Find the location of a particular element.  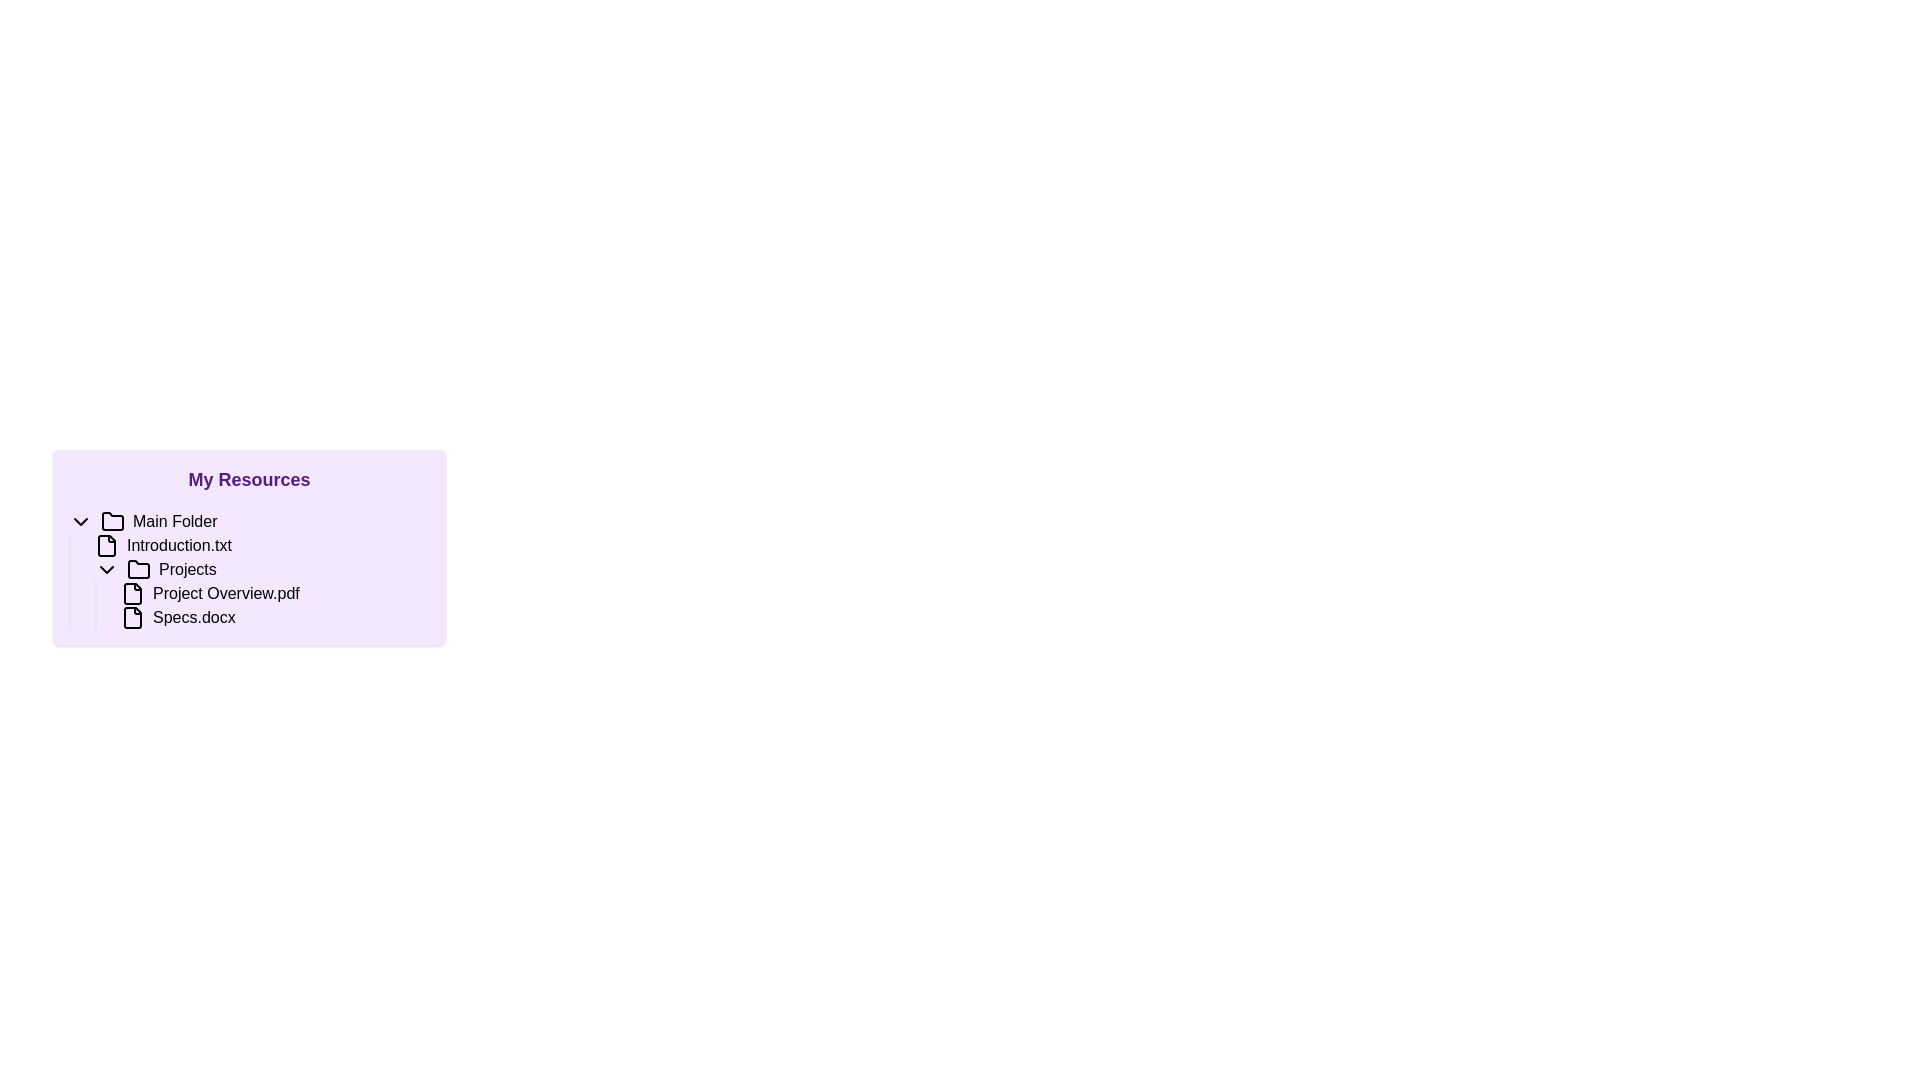

the document icon located to the left of the text 'Introduction.txt' in the 'My Resources' section is located at coordinates (105, 546).